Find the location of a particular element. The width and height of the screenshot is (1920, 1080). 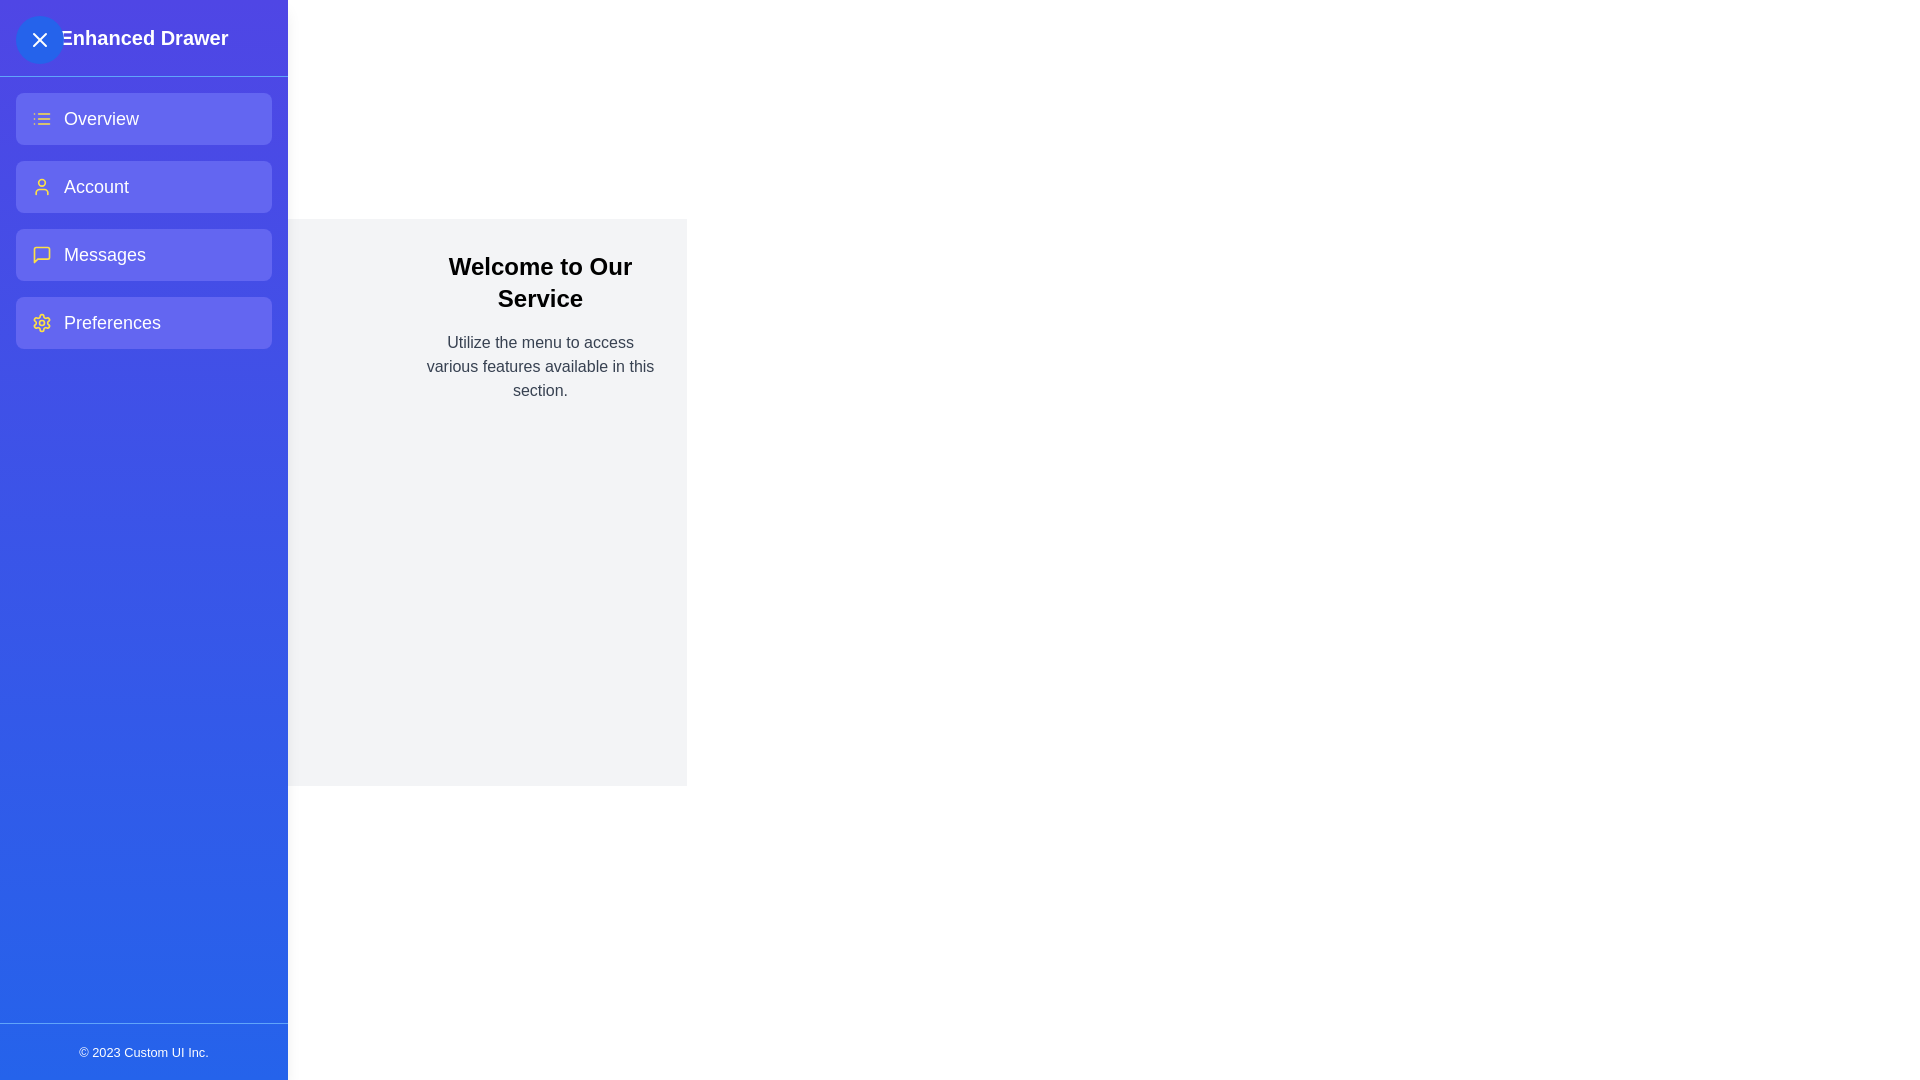

the second navigation button in the sidebar is located at coordinates (143, 186).